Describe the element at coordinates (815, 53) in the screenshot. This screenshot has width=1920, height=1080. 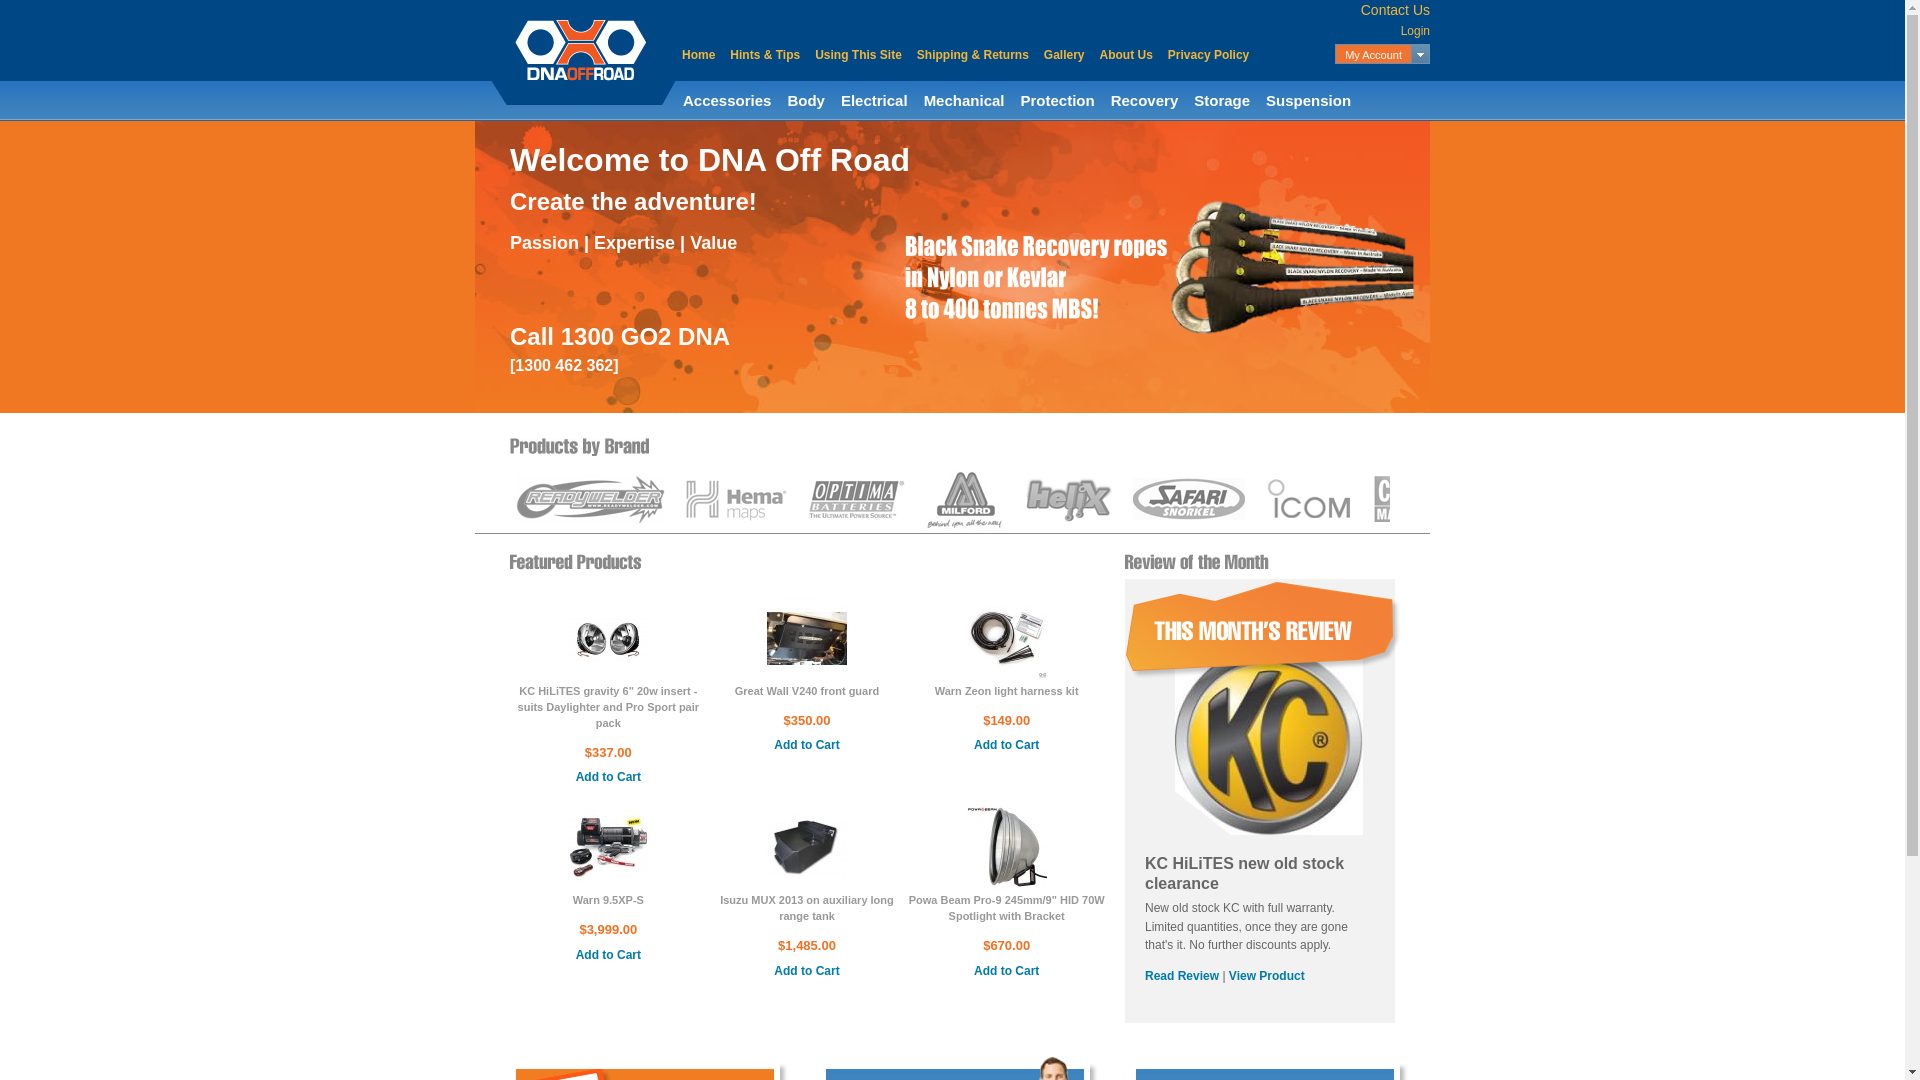
I see `'Using This Site'` at that location.